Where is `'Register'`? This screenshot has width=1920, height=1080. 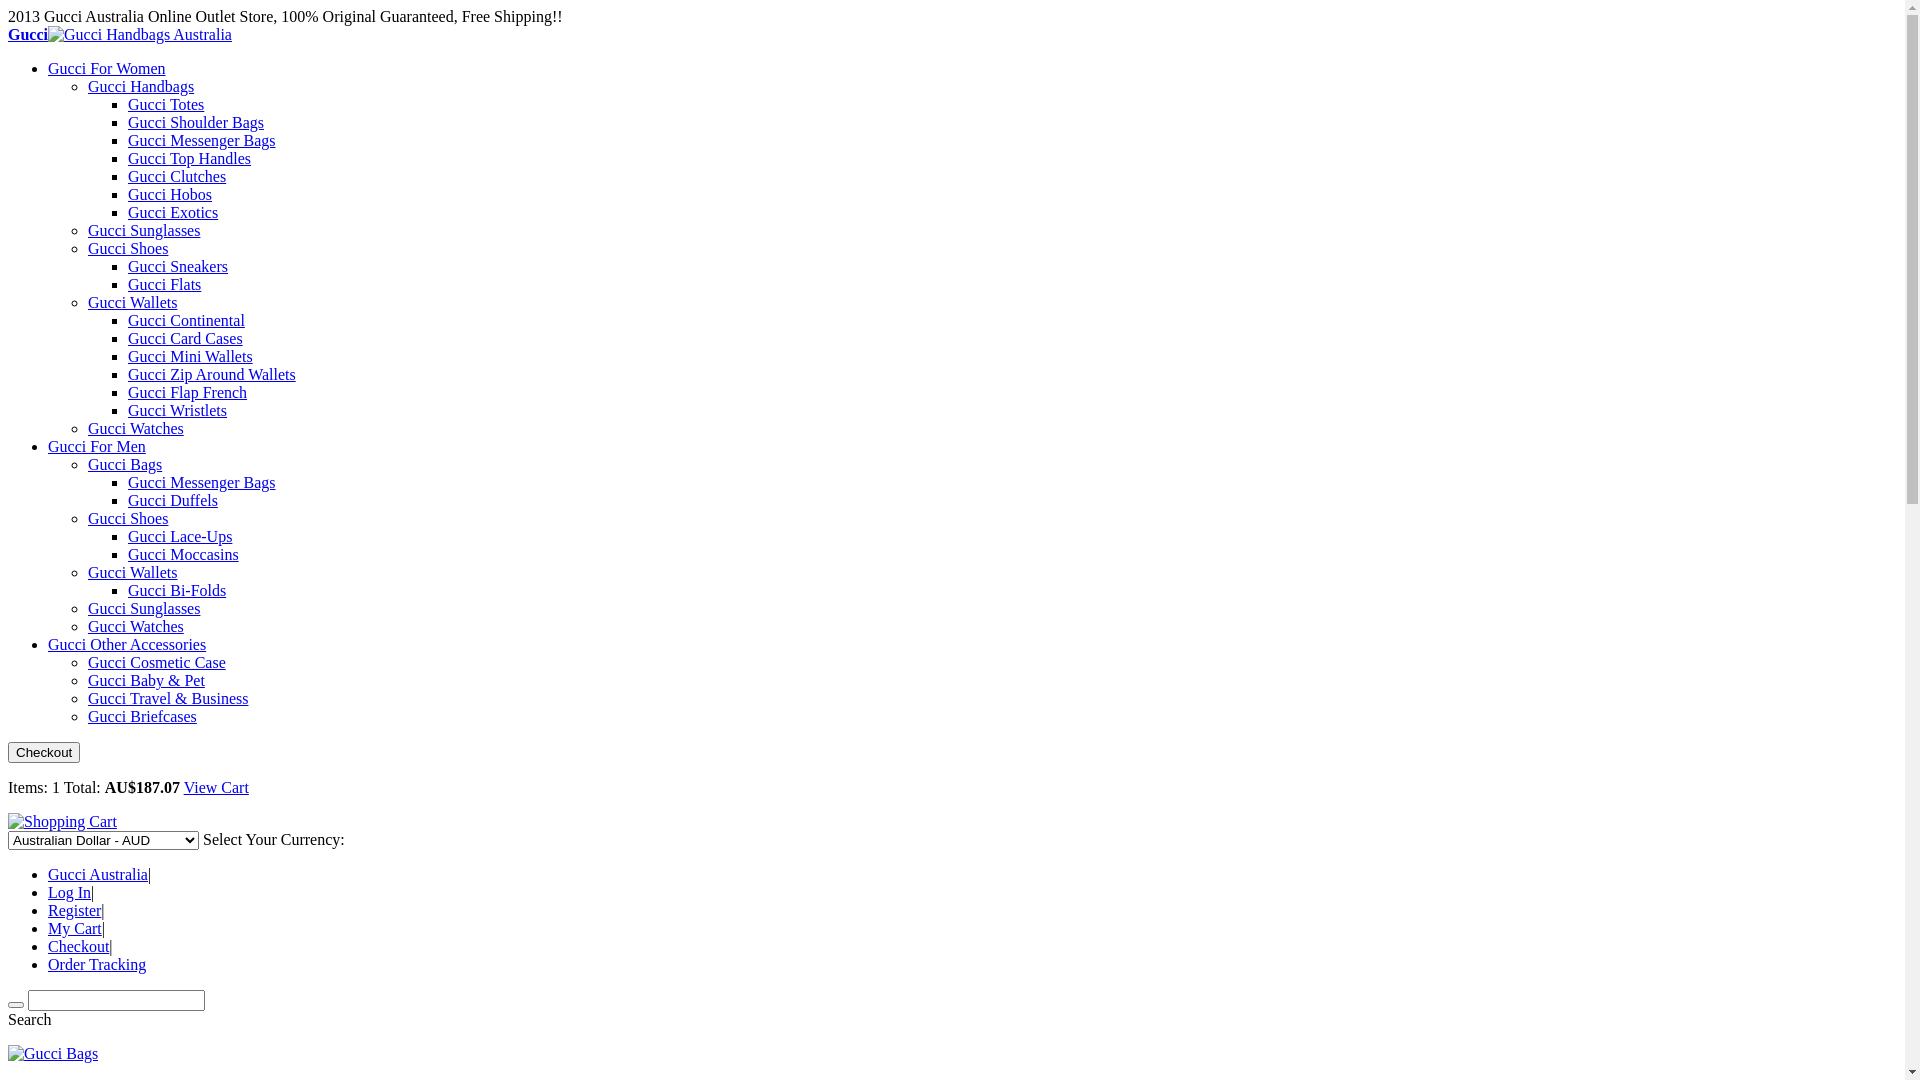
'Register' is located at coordinates (74, 910).